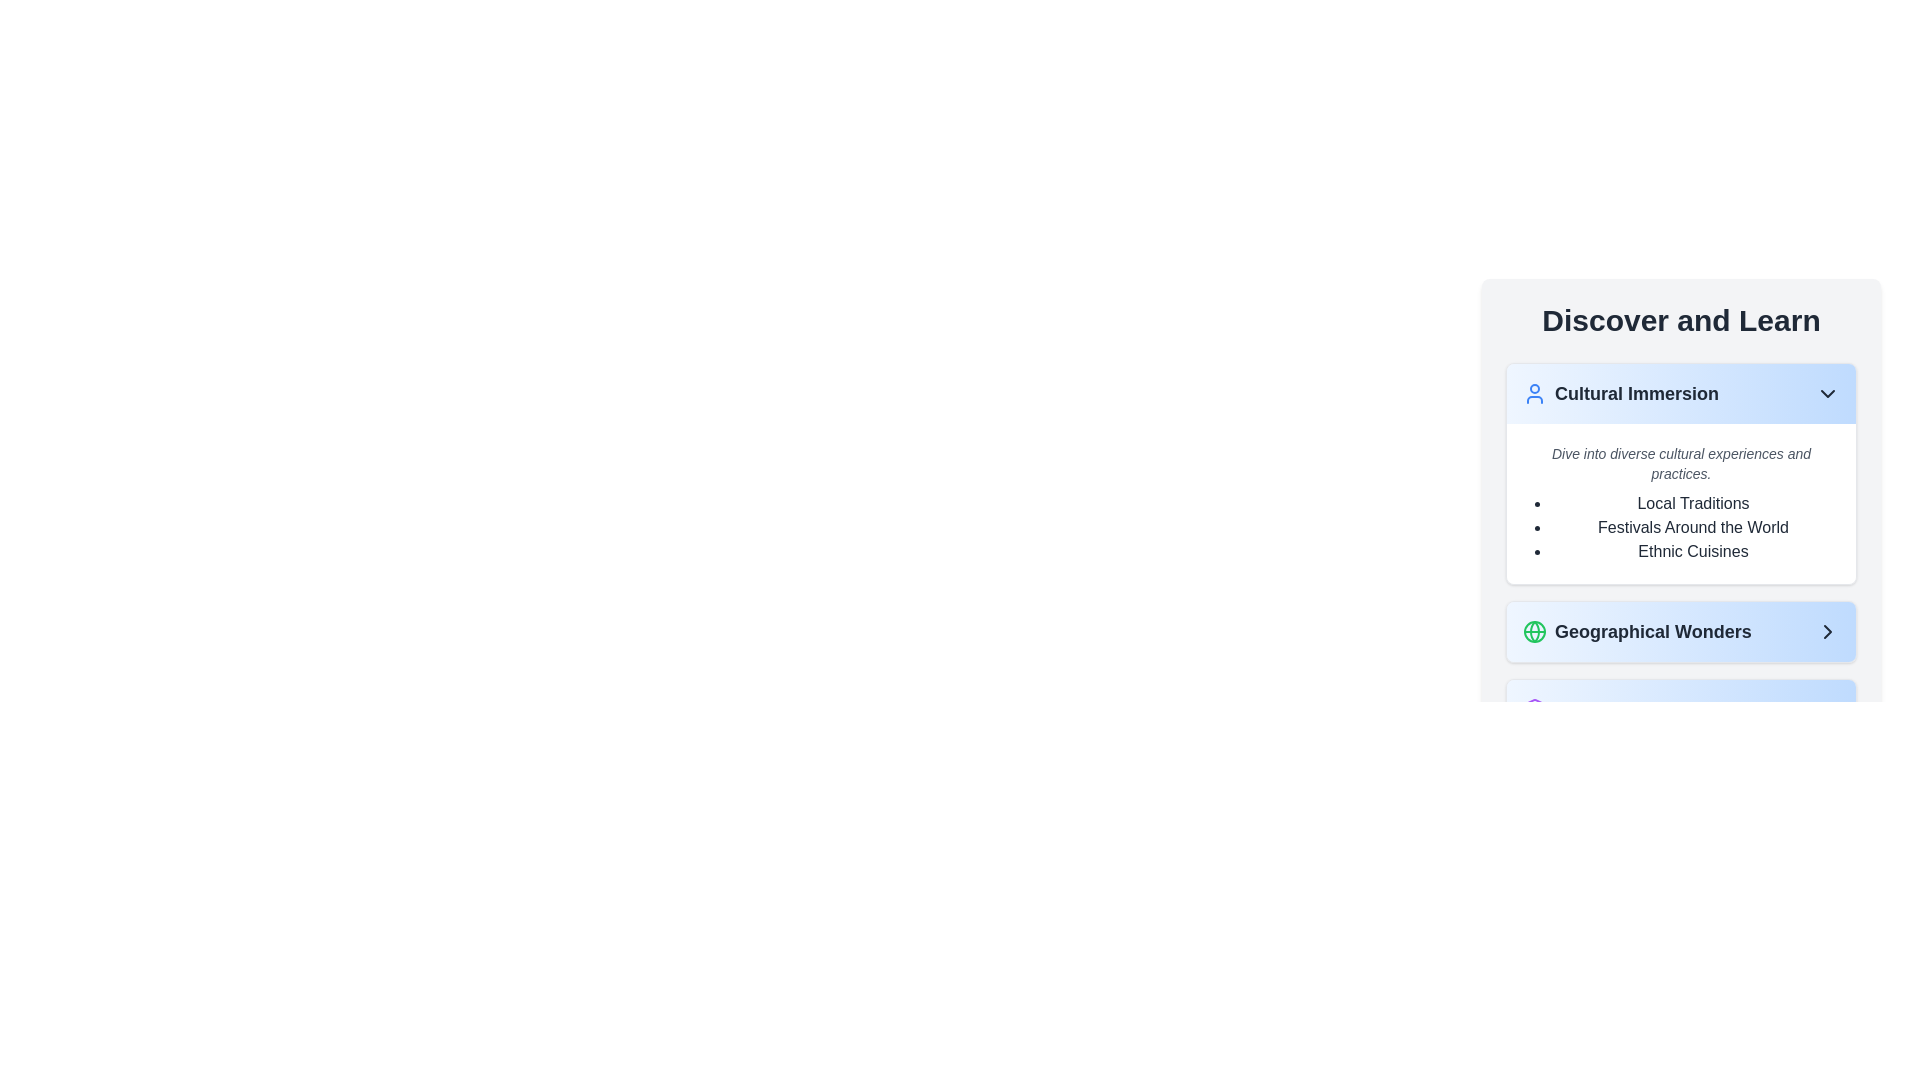  What do you see at coordinates (1637, 632) in the screenshot?
I see `the 'Geographical Wonders' text with icon label, which features a bold font and a globe icon in green` at bounding box center [1637, 632].